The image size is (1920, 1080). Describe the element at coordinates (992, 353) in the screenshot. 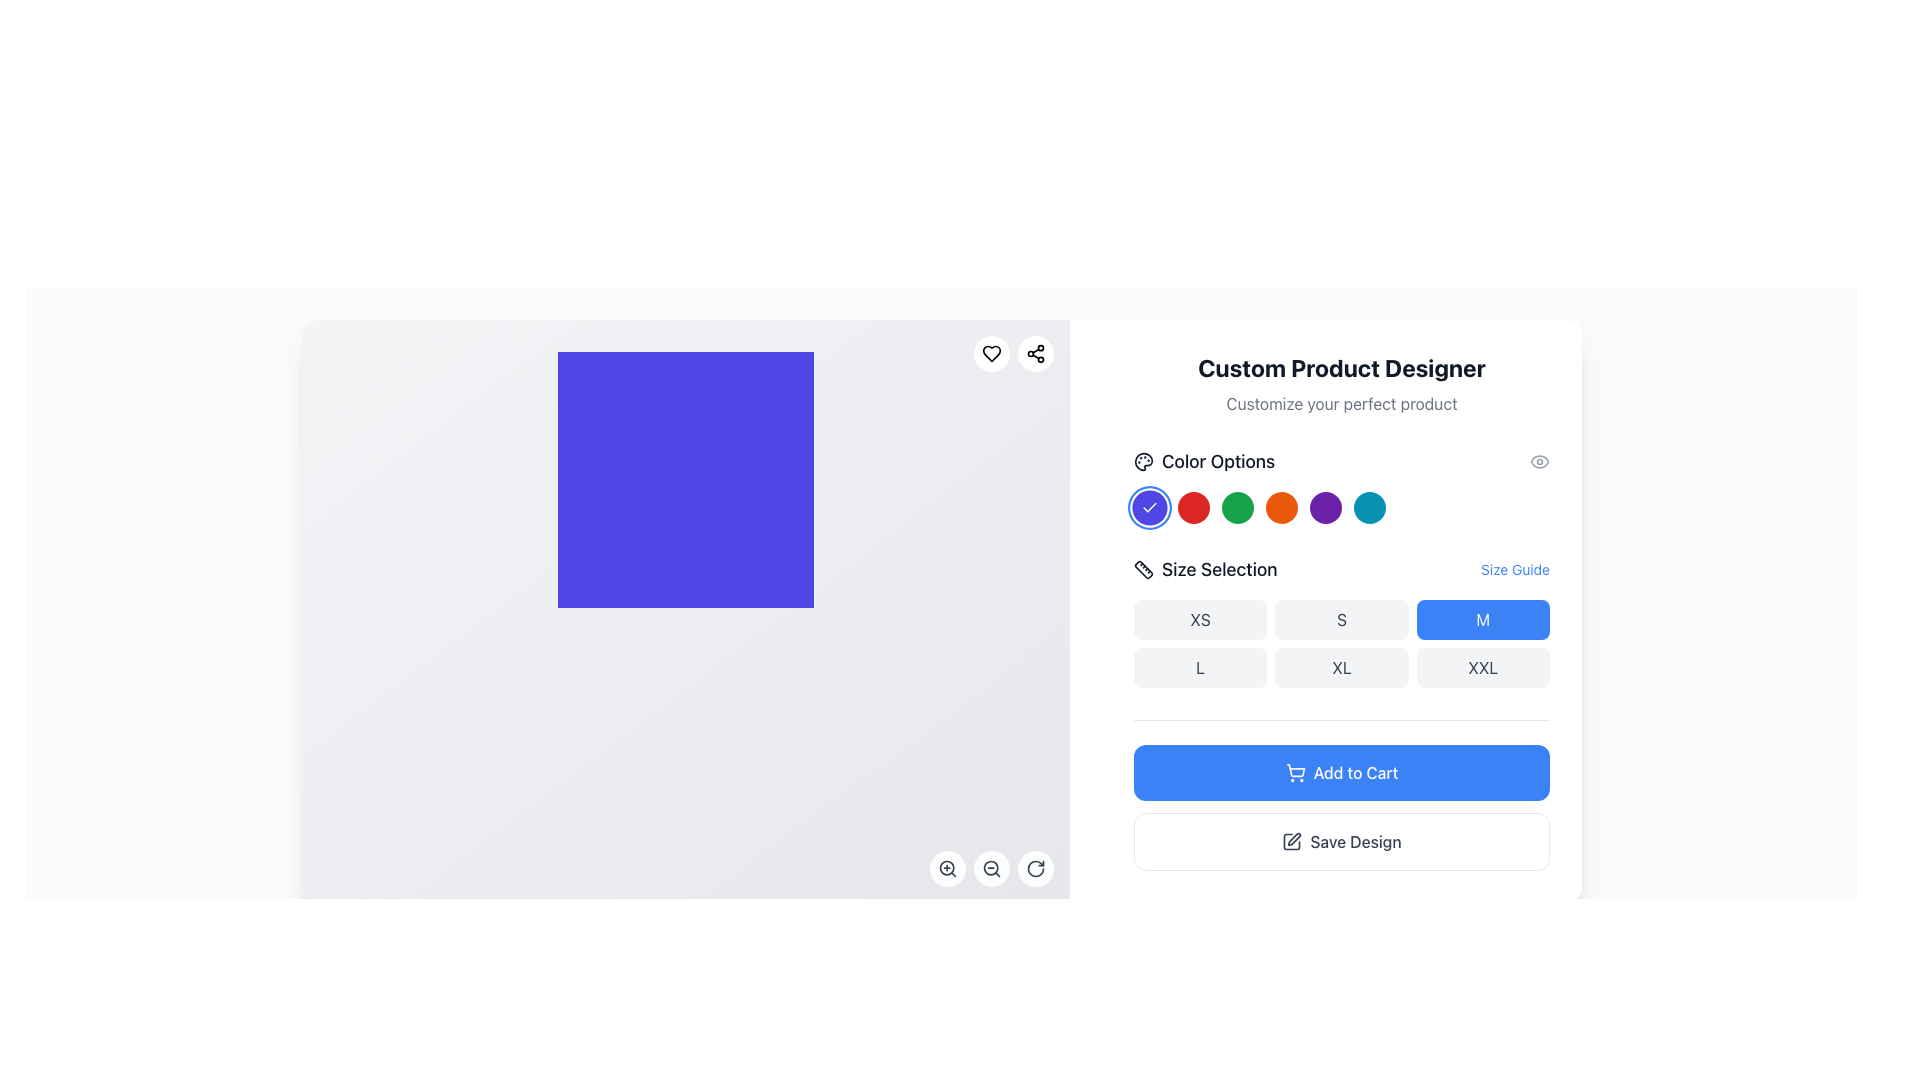

I see `the small heart icon, which is a favorite or like indicator` at that location.